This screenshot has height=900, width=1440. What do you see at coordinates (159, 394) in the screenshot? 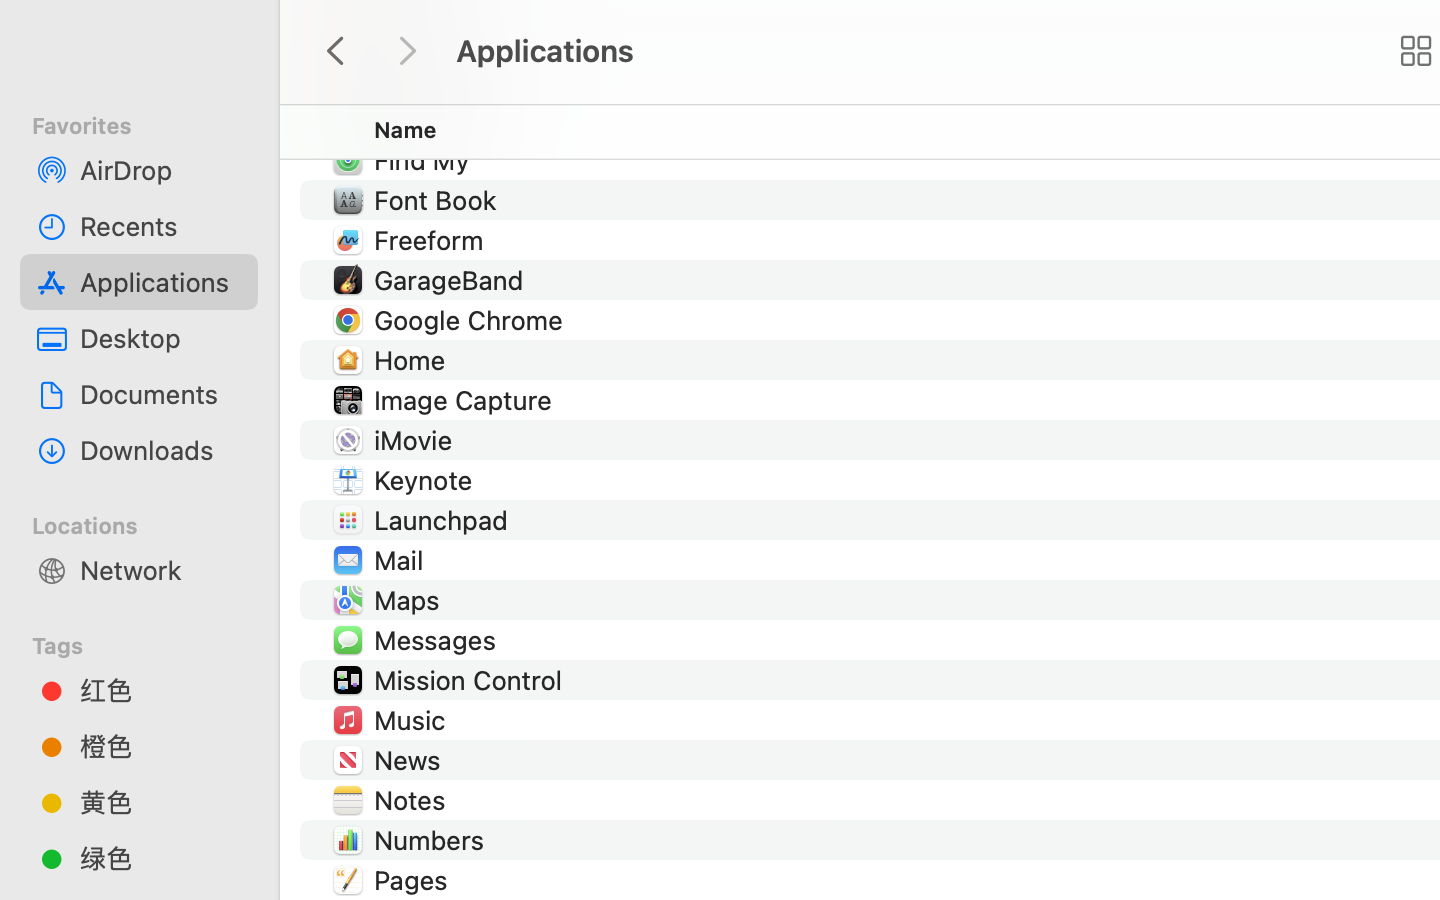
I see `'Documents'` at bounding box center [159, 394].